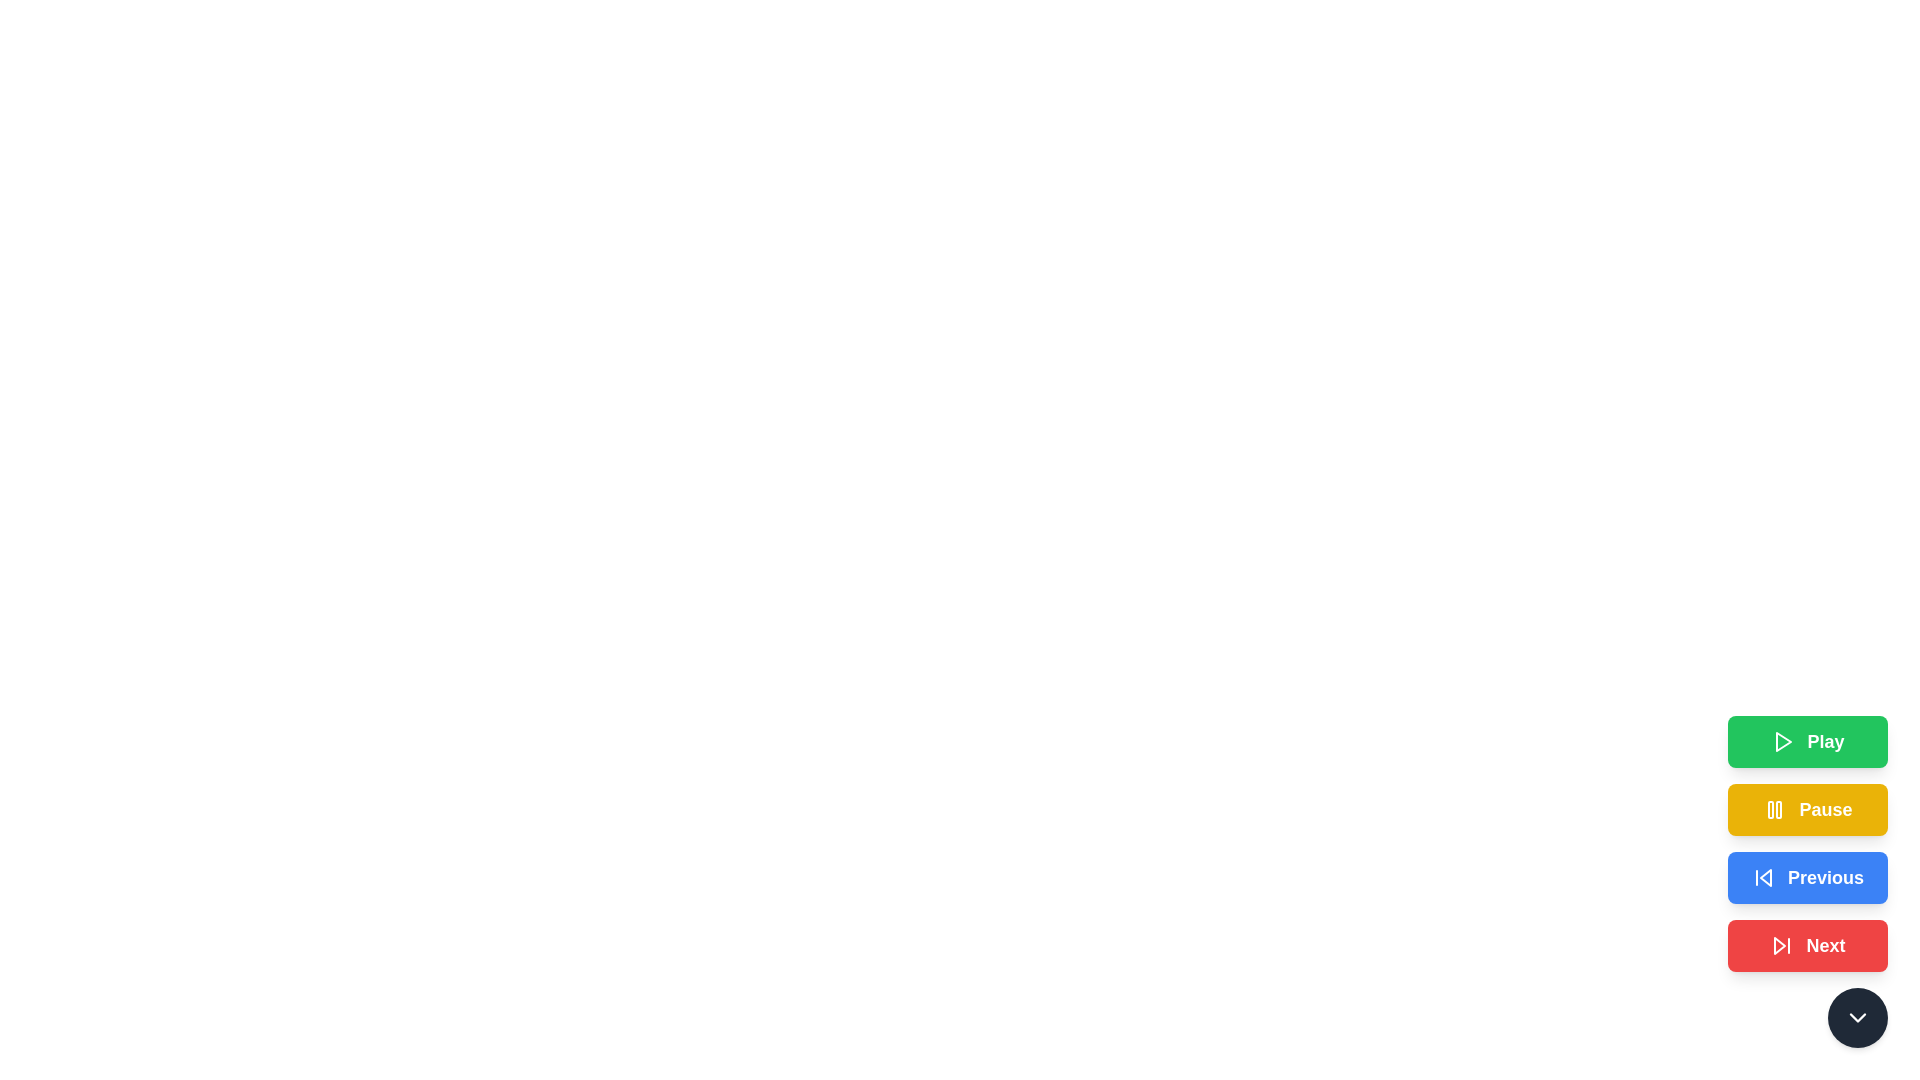 The image size is (1920, 1080). Describe the element at coordinates (1808, 741) in the screenshot. I see `the Play button to perform the corresponding action` at that location.